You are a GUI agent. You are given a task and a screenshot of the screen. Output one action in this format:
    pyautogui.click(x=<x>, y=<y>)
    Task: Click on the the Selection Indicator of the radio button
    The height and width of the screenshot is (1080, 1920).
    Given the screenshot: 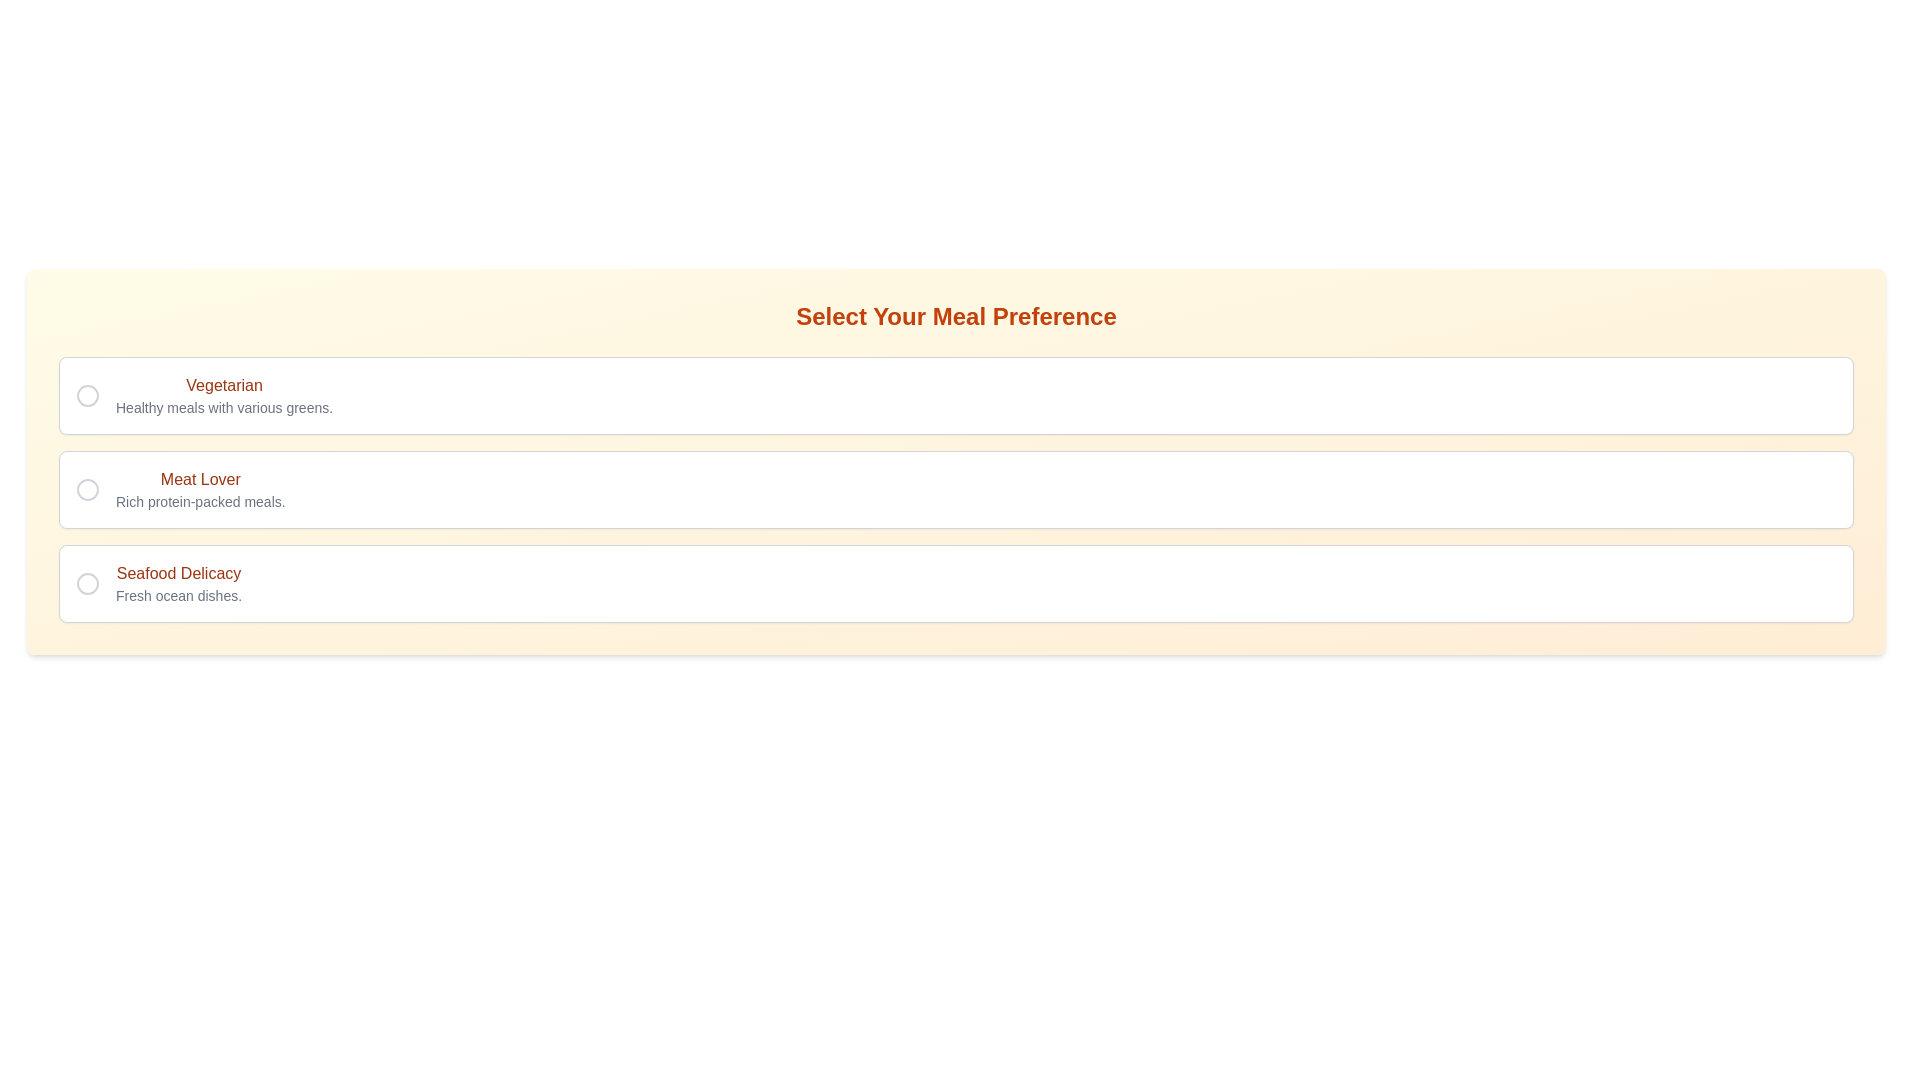 What is the action you would take?
    pyautogui.click(x=86, y=583)
    